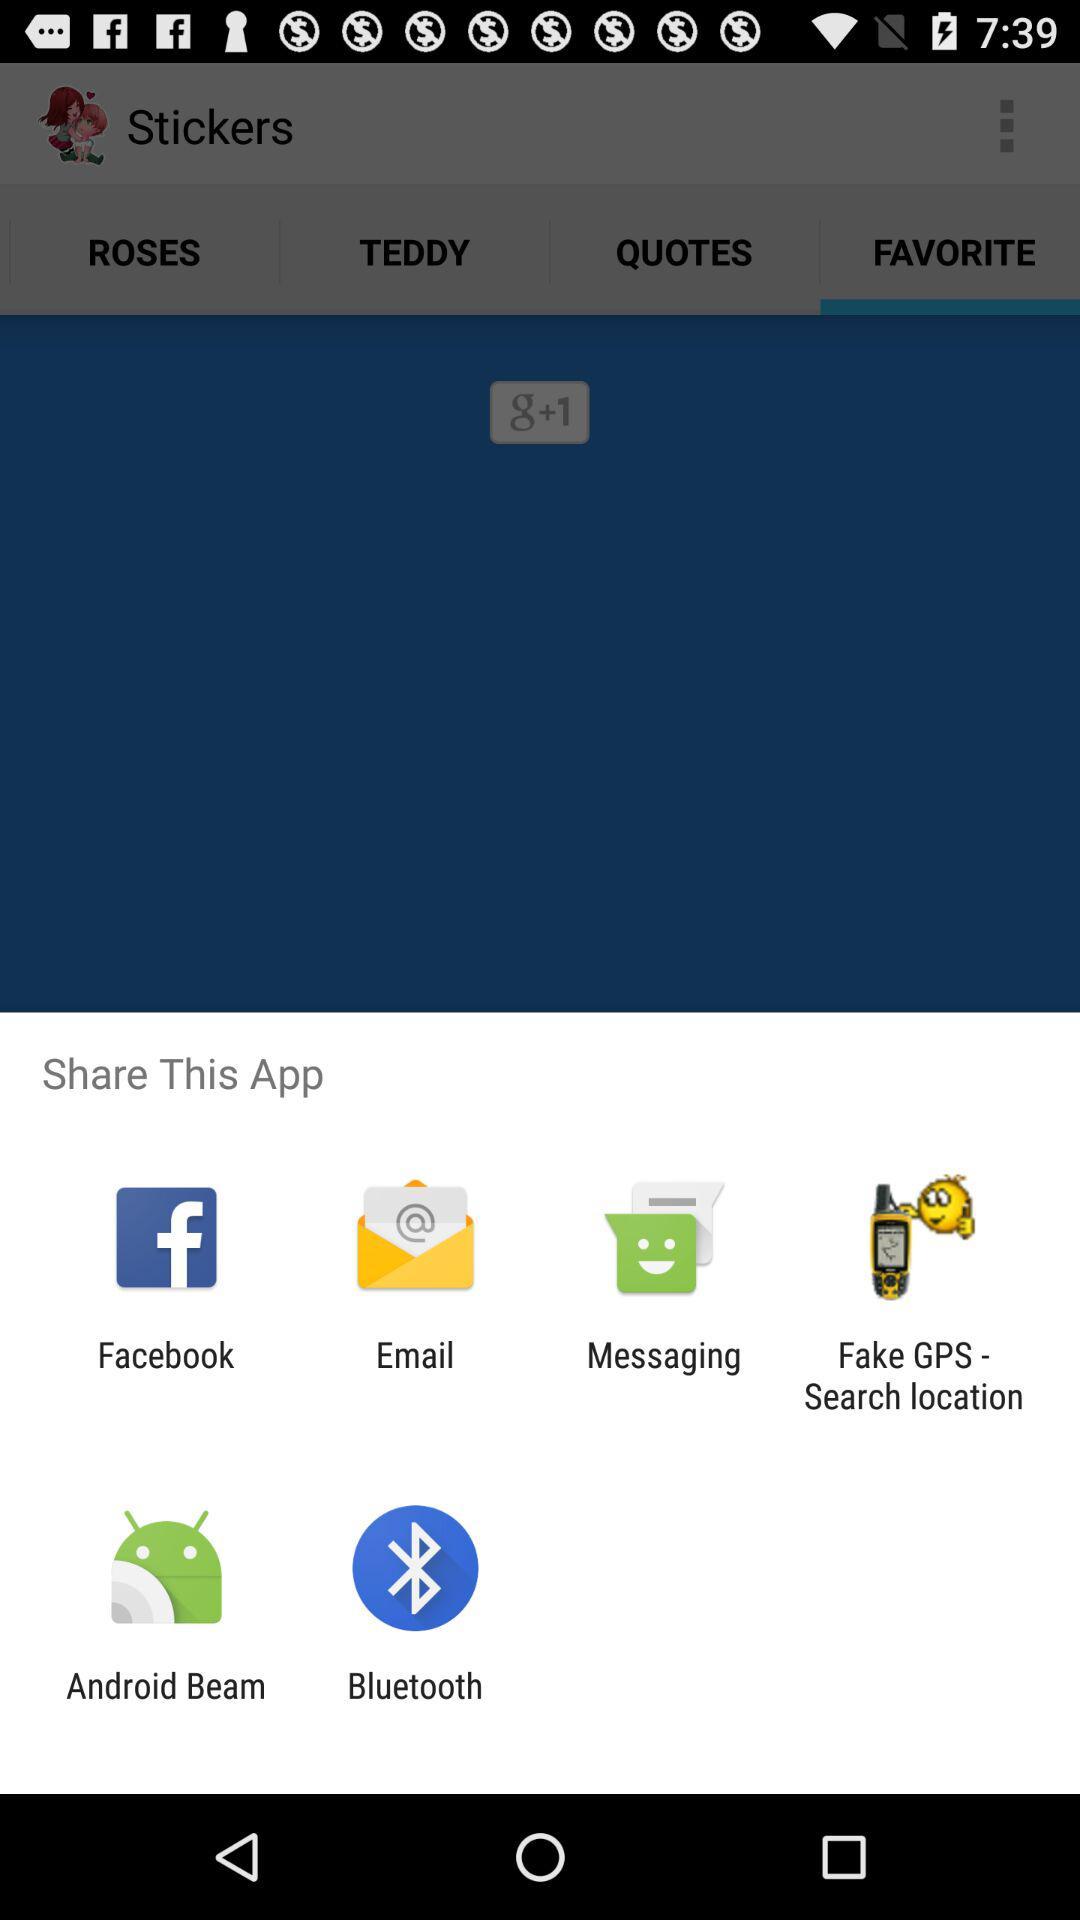 The width and height of the screenshot is (1080, 1920). What do you see at coordinates (664, 1374) in the screenshot?
I see `the item to the left of fake gps search item` at bounding box center [664, 1374].